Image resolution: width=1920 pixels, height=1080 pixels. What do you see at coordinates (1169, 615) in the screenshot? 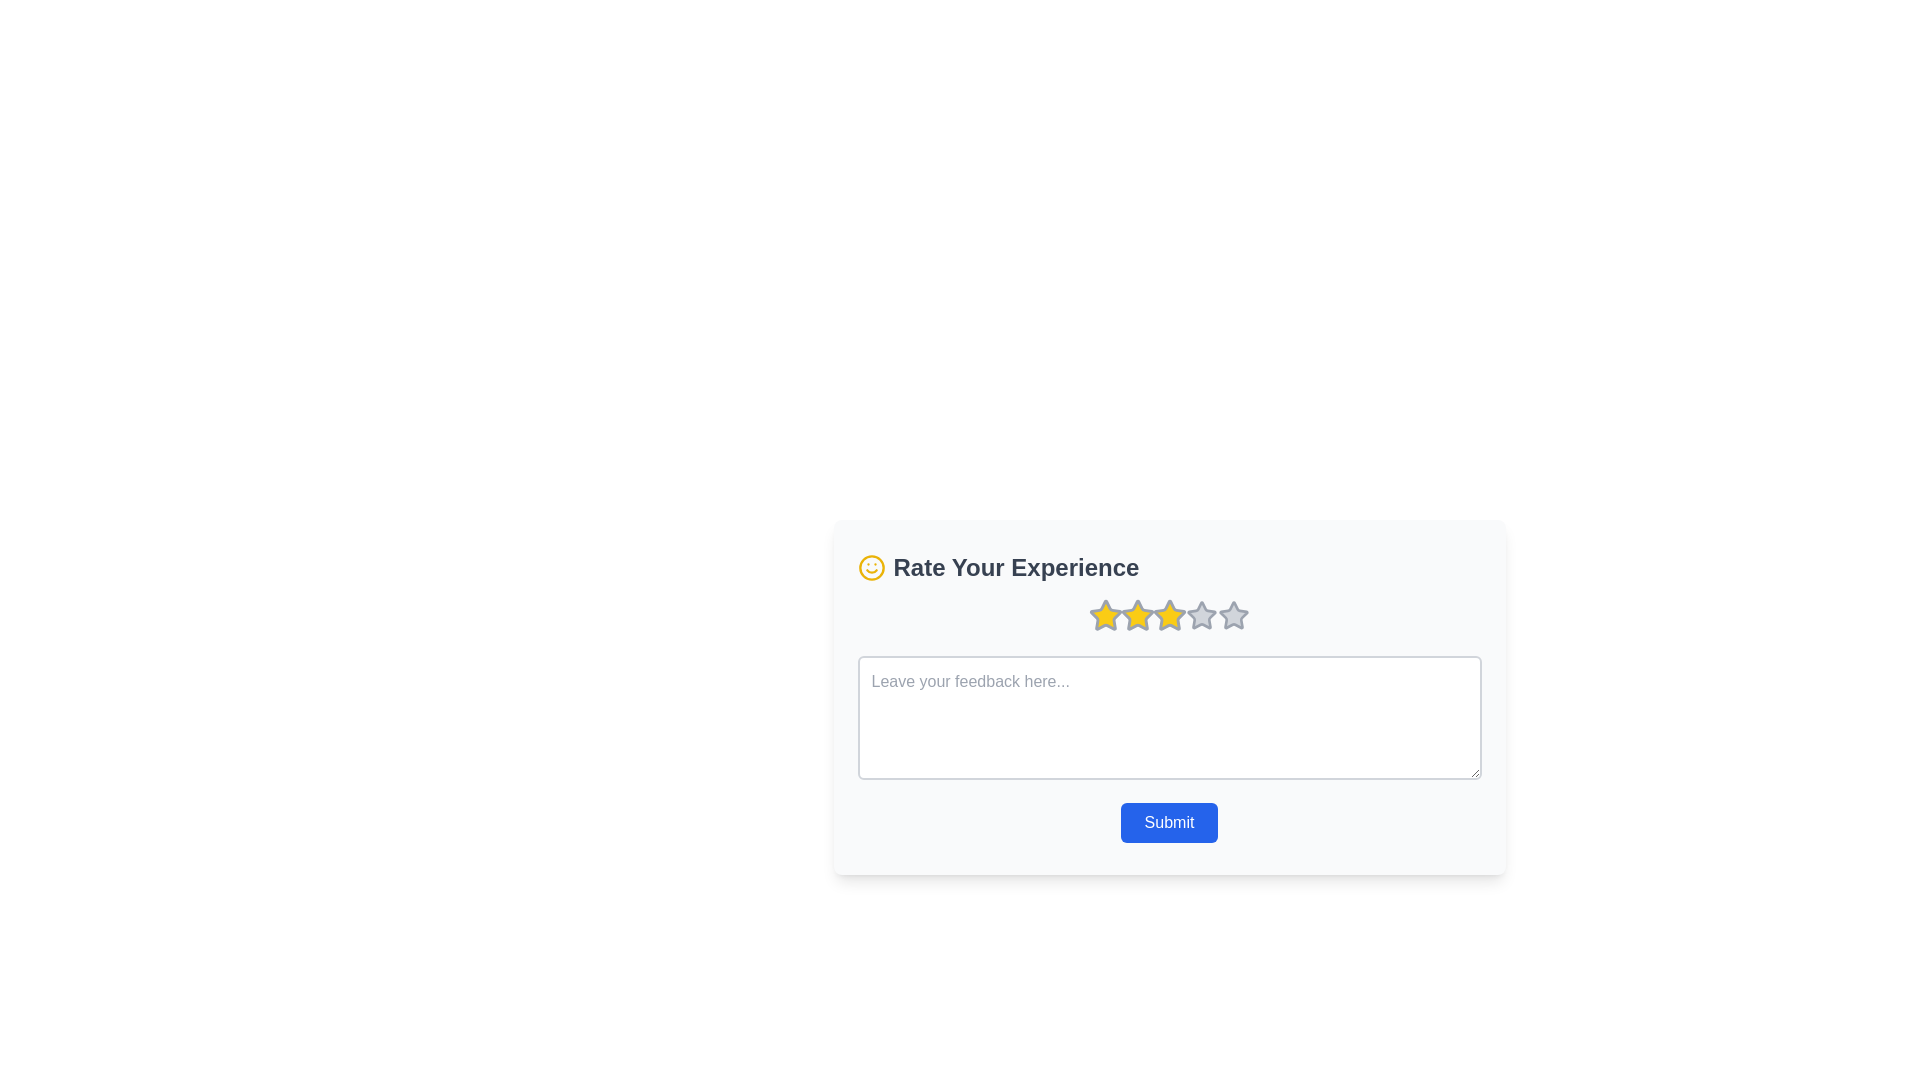
I see `the third interactive star icon for rating, which is highlighted in yellow` at bounding box center [1169, 615].